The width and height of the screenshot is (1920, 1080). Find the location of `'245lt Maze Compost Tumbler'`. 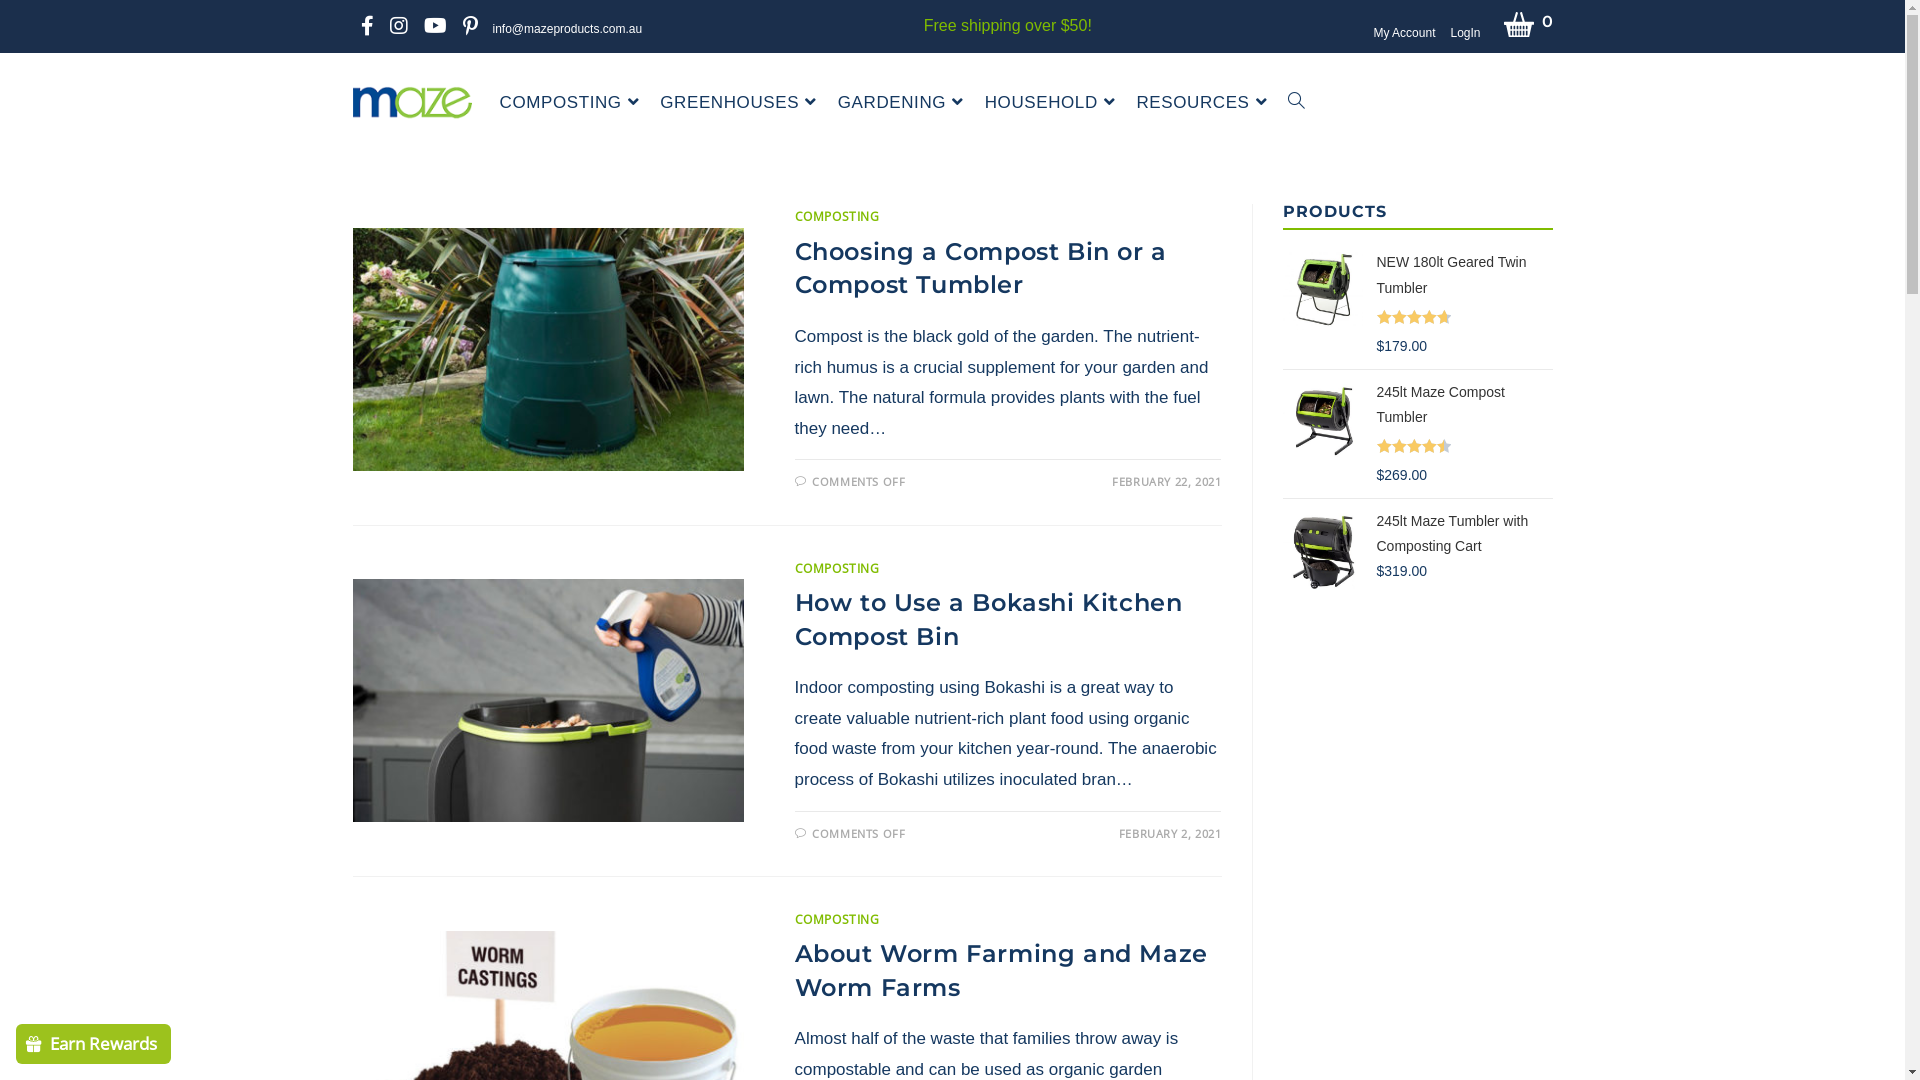

'245lt Maze Compost Tumbler' is located at coordinates (1464, 406).